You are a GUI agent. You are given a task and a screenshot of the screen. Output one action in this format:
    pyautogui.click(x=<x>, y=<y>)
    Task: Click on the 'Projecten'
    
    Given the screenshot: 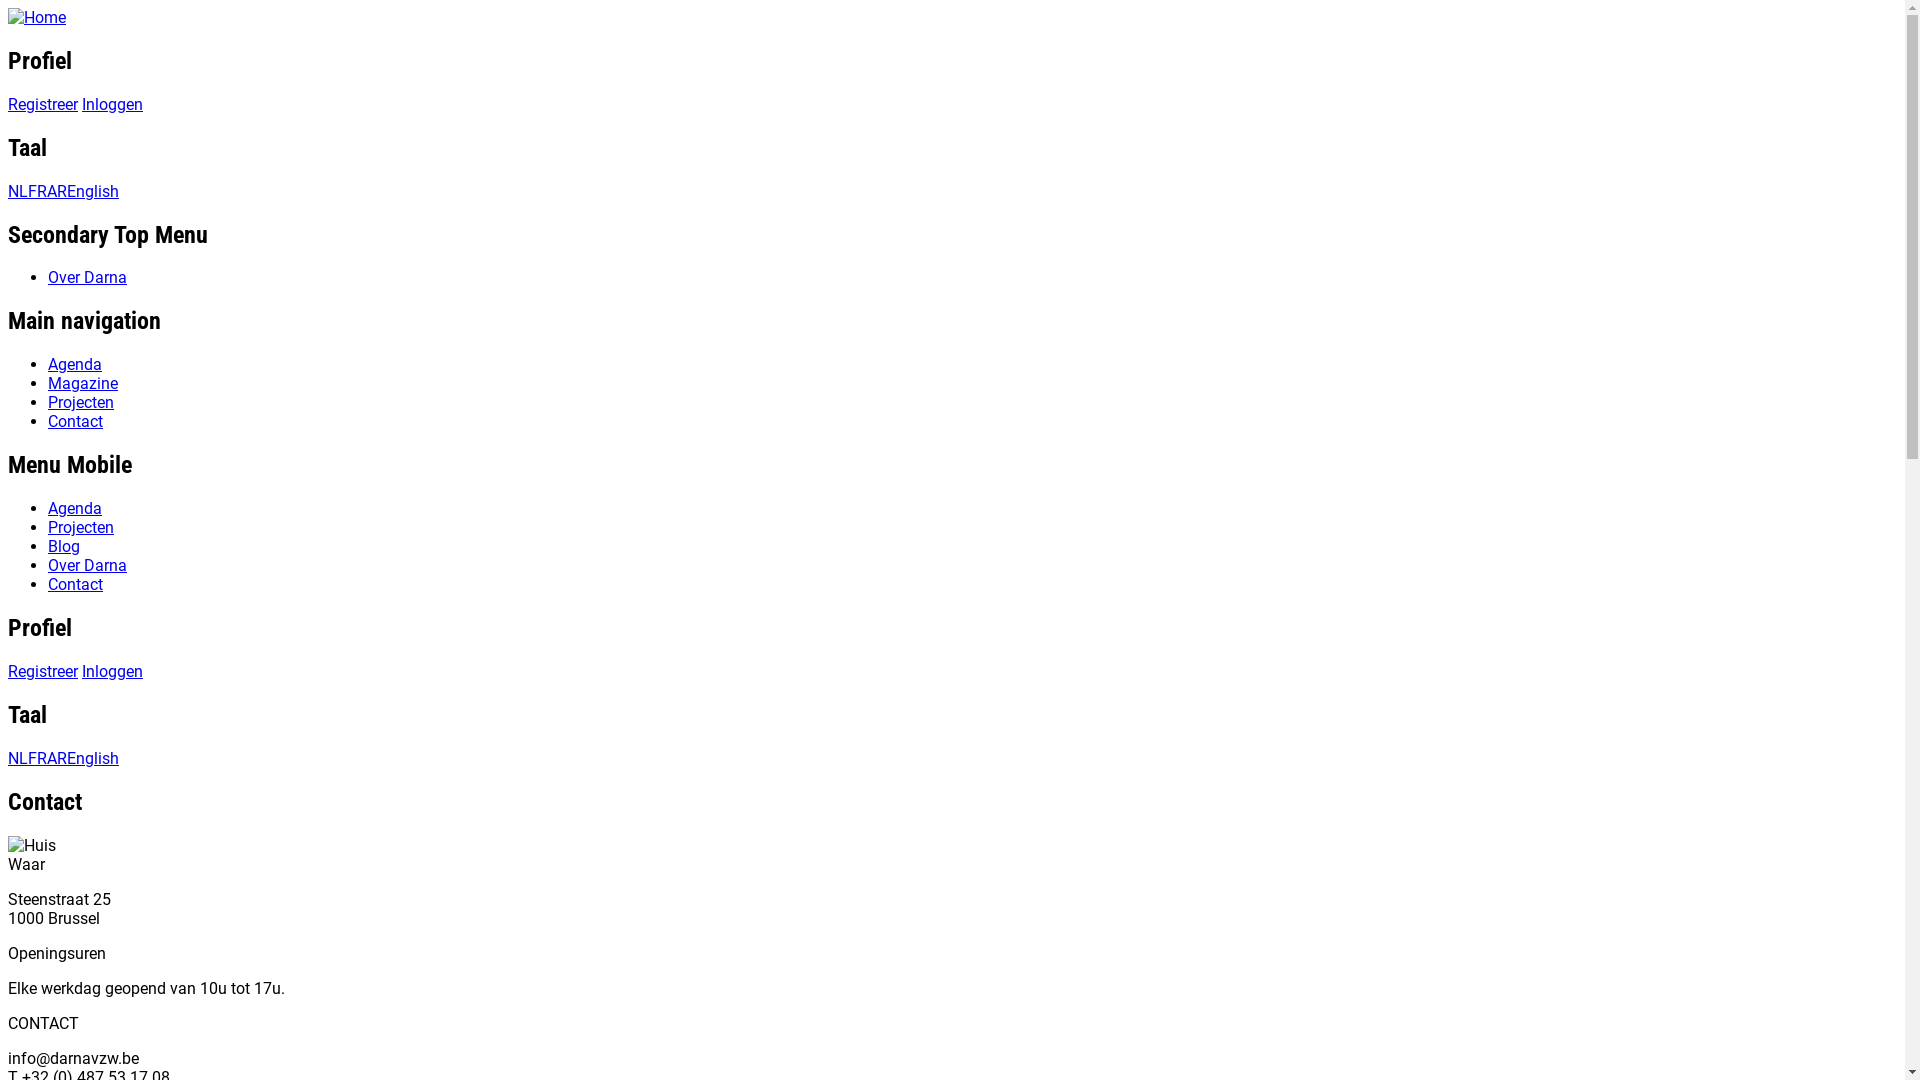 What is the action you would take?
    pyautogui.click(x=48, y=526)
    